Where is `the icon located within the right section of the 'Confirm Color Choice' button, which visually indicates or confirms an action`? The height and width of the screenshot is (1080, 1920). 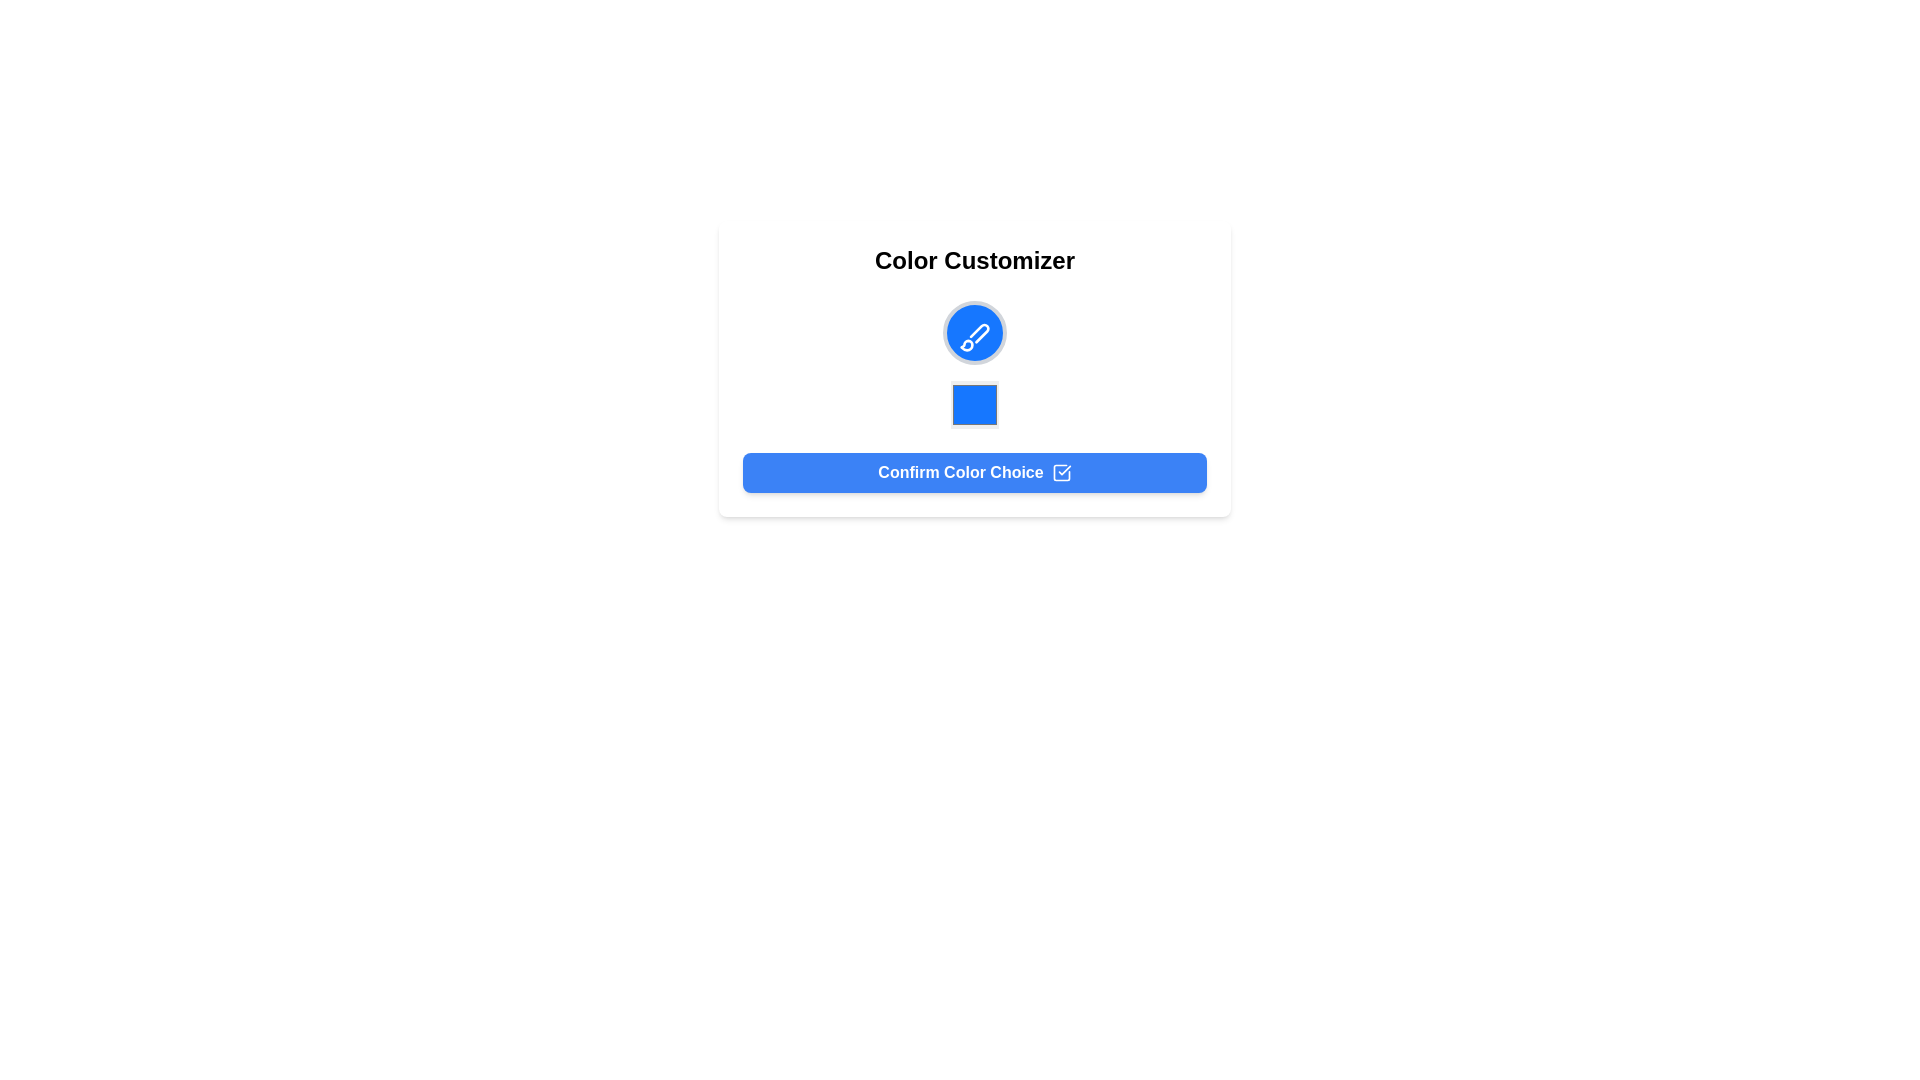
the icon located within the right section of the 'Confirm Color Choice' button, which visually indicates or confirms an action is located at coordinates (1060, 473).